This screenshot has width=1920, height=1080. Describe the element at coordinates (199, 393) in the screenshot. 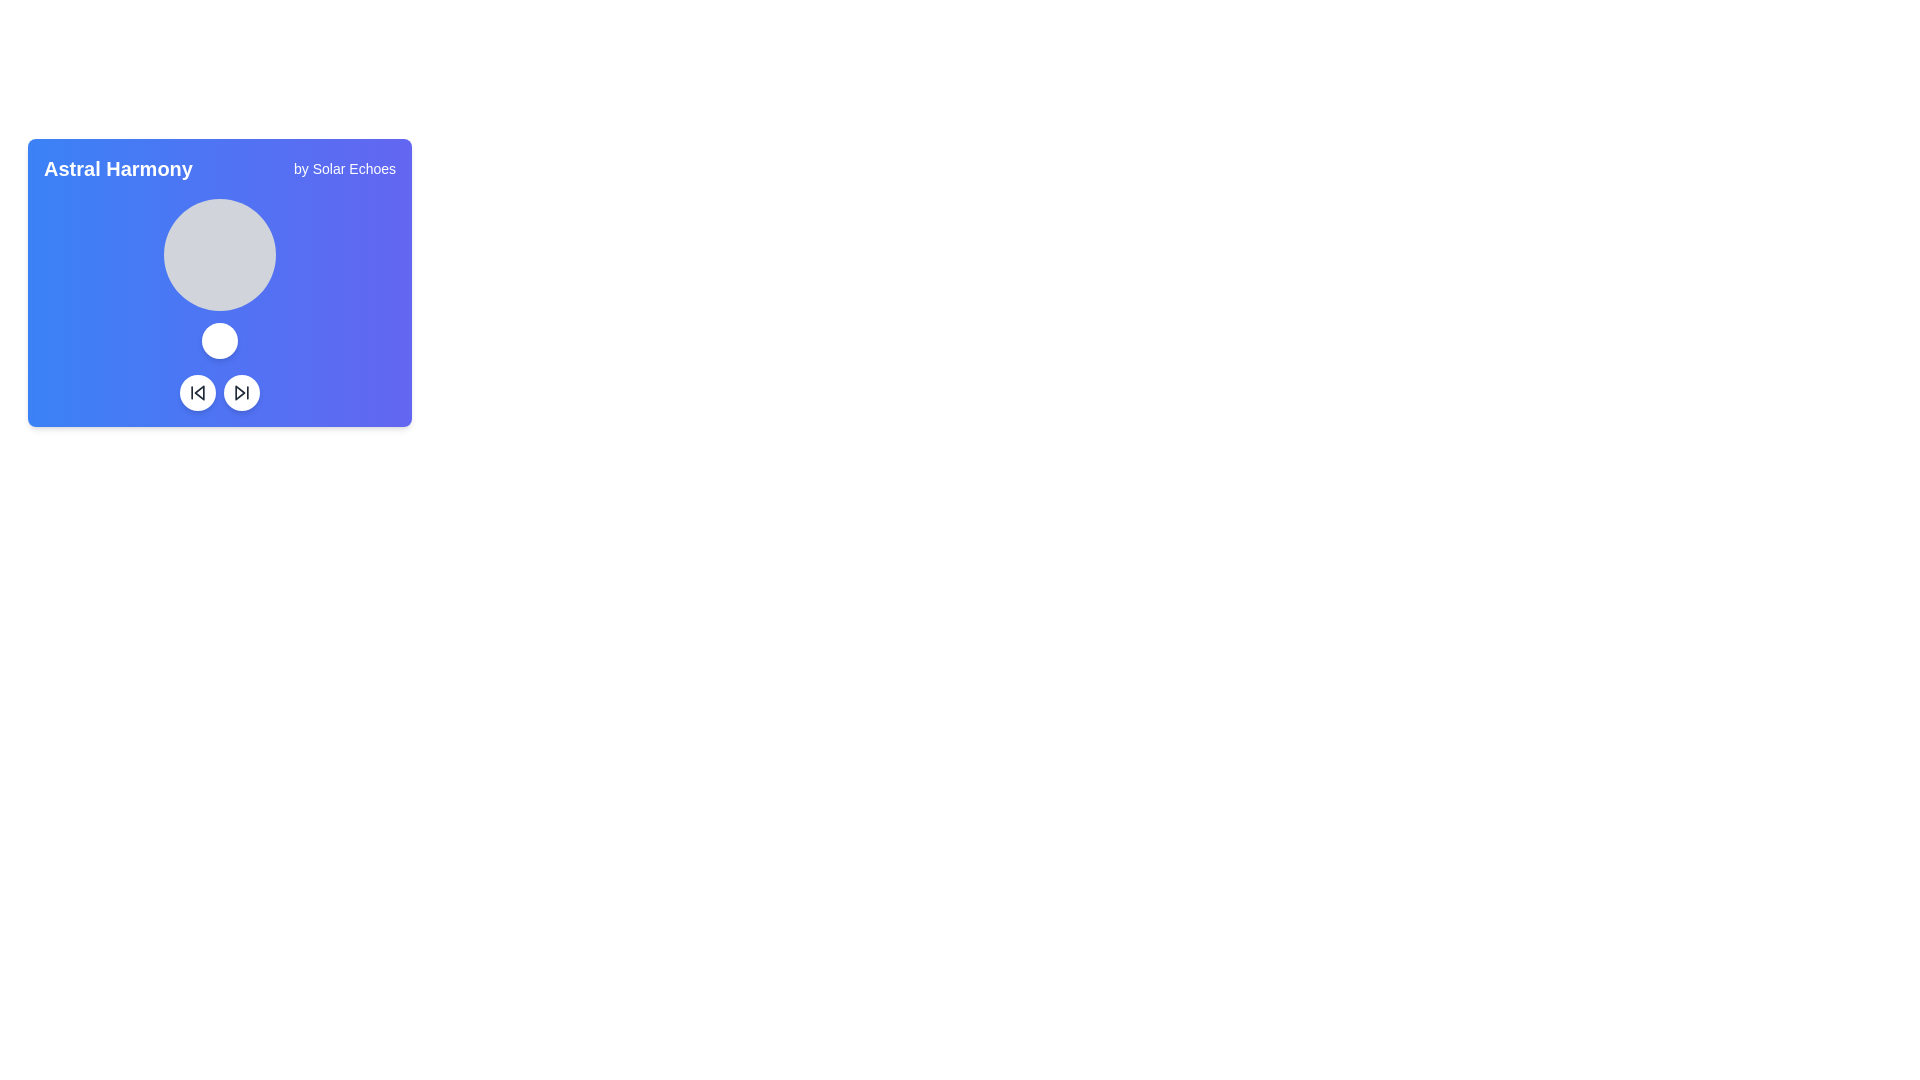

I see `the backward skip button represented by a triangular icon within a circular button located at the lower-left section of the interface` at that location.